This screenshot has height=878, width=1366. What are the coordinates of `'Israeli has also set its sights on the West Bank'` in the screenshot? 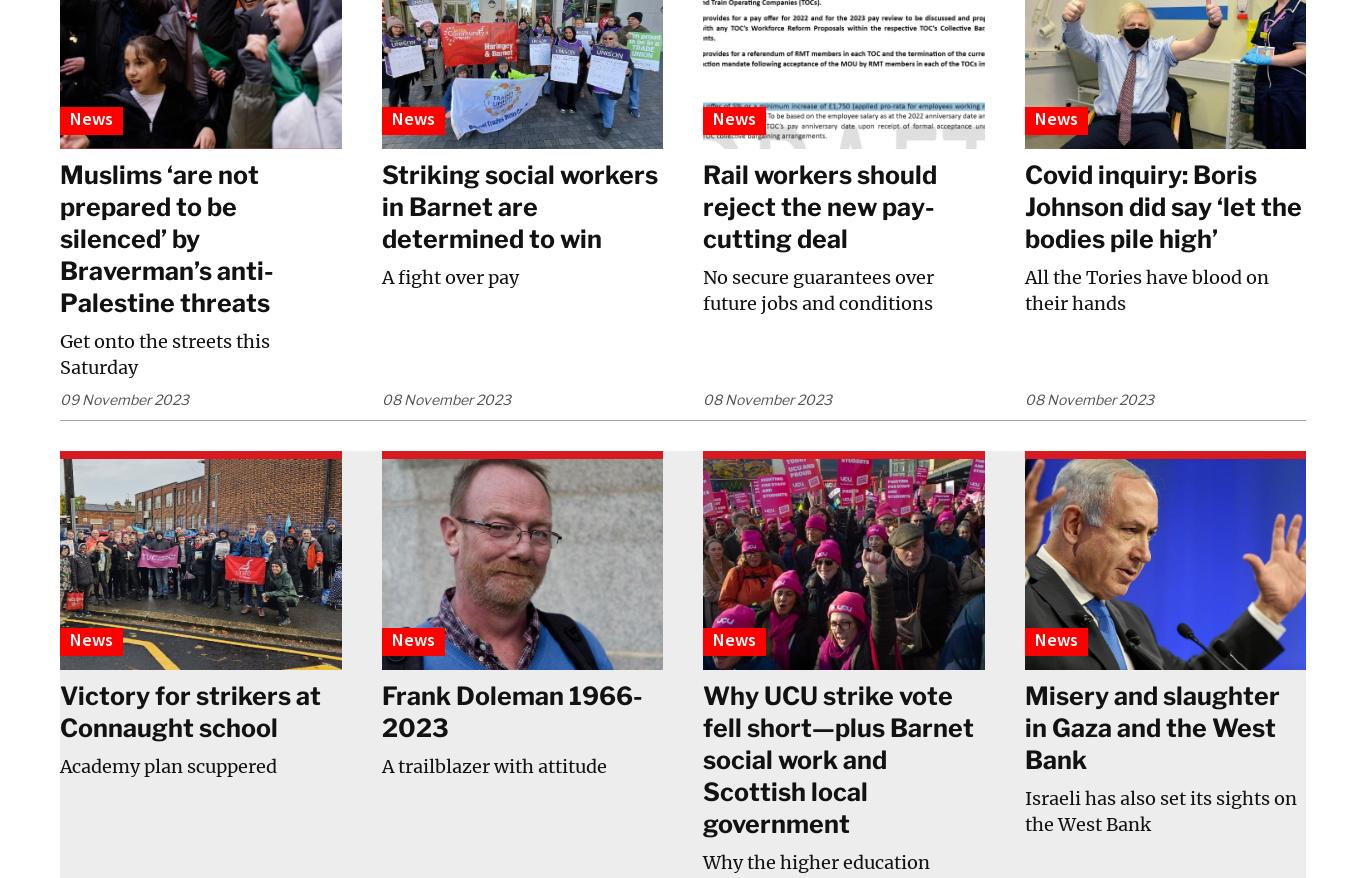 It's located at (1160, 809).